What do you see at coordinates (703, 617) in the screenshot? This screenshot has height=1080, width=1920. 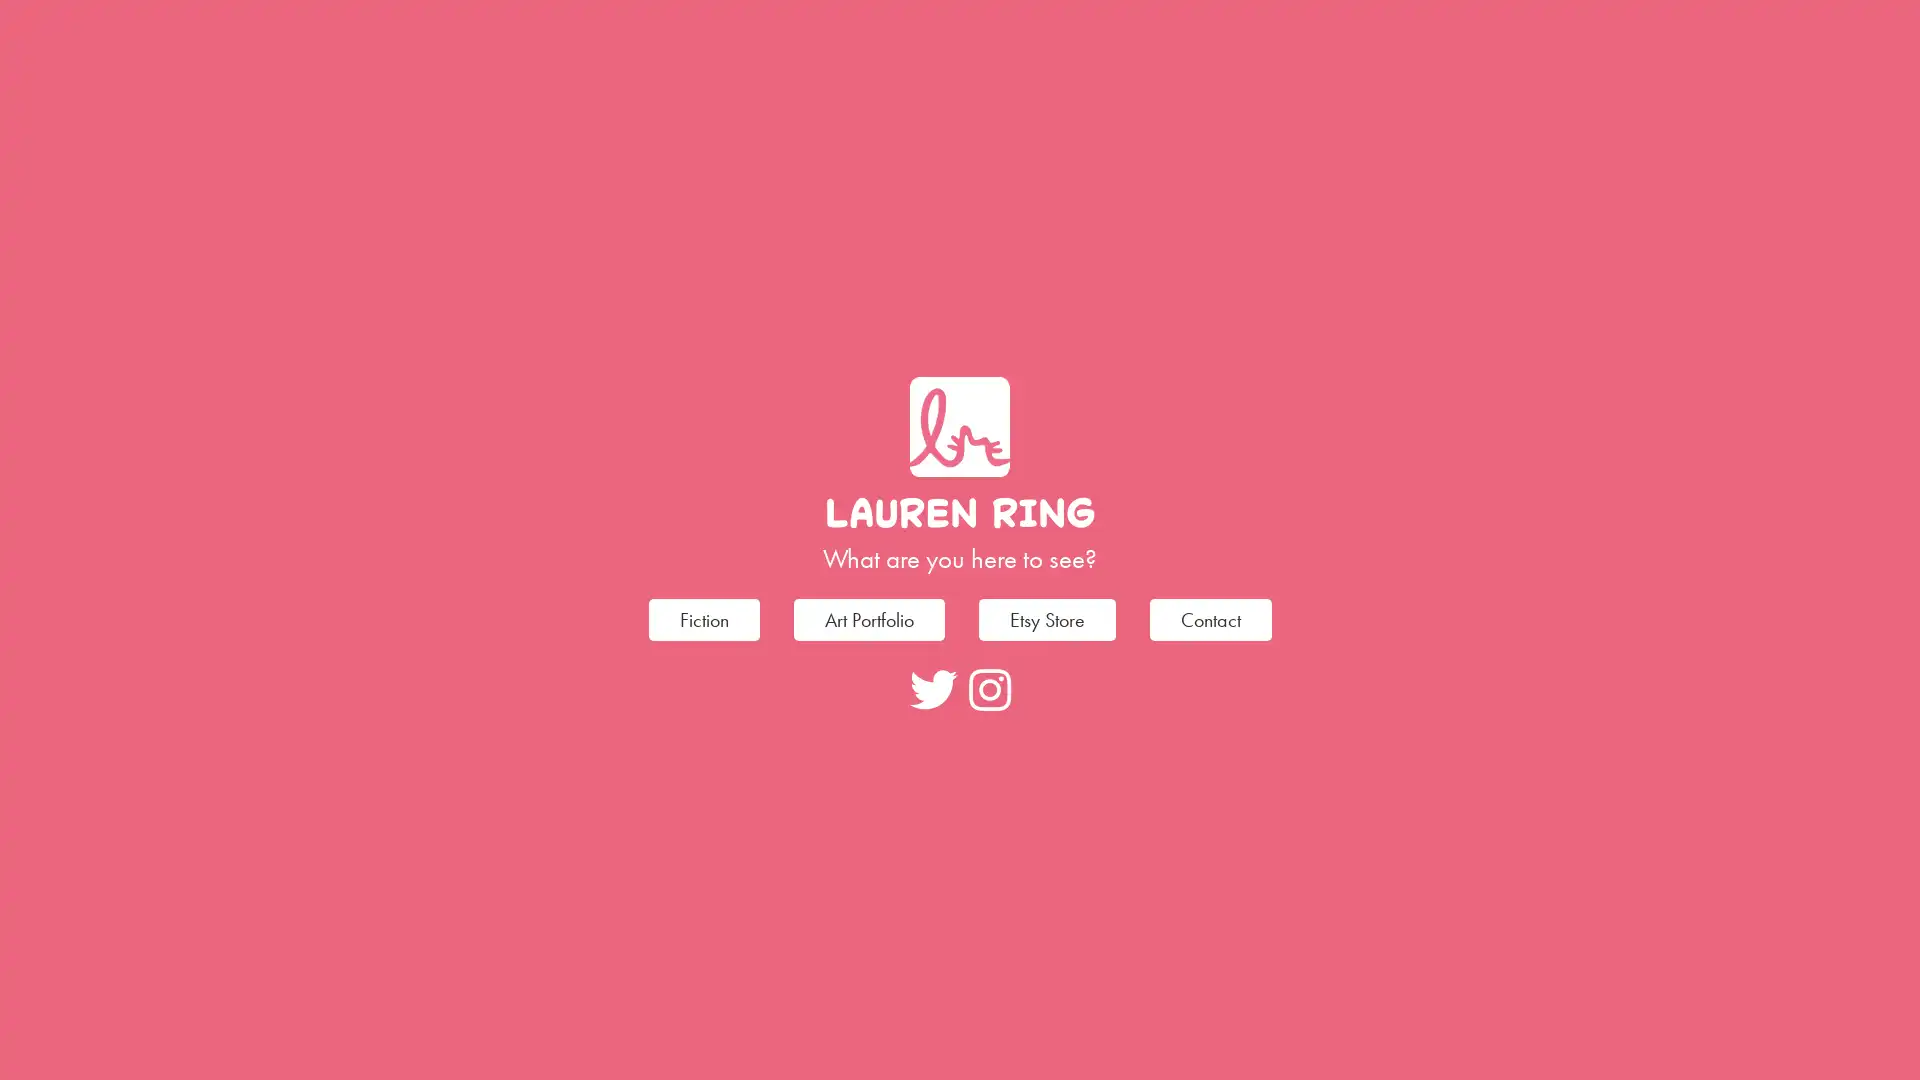 I see `Fiction` at bounding box center [703, 617].